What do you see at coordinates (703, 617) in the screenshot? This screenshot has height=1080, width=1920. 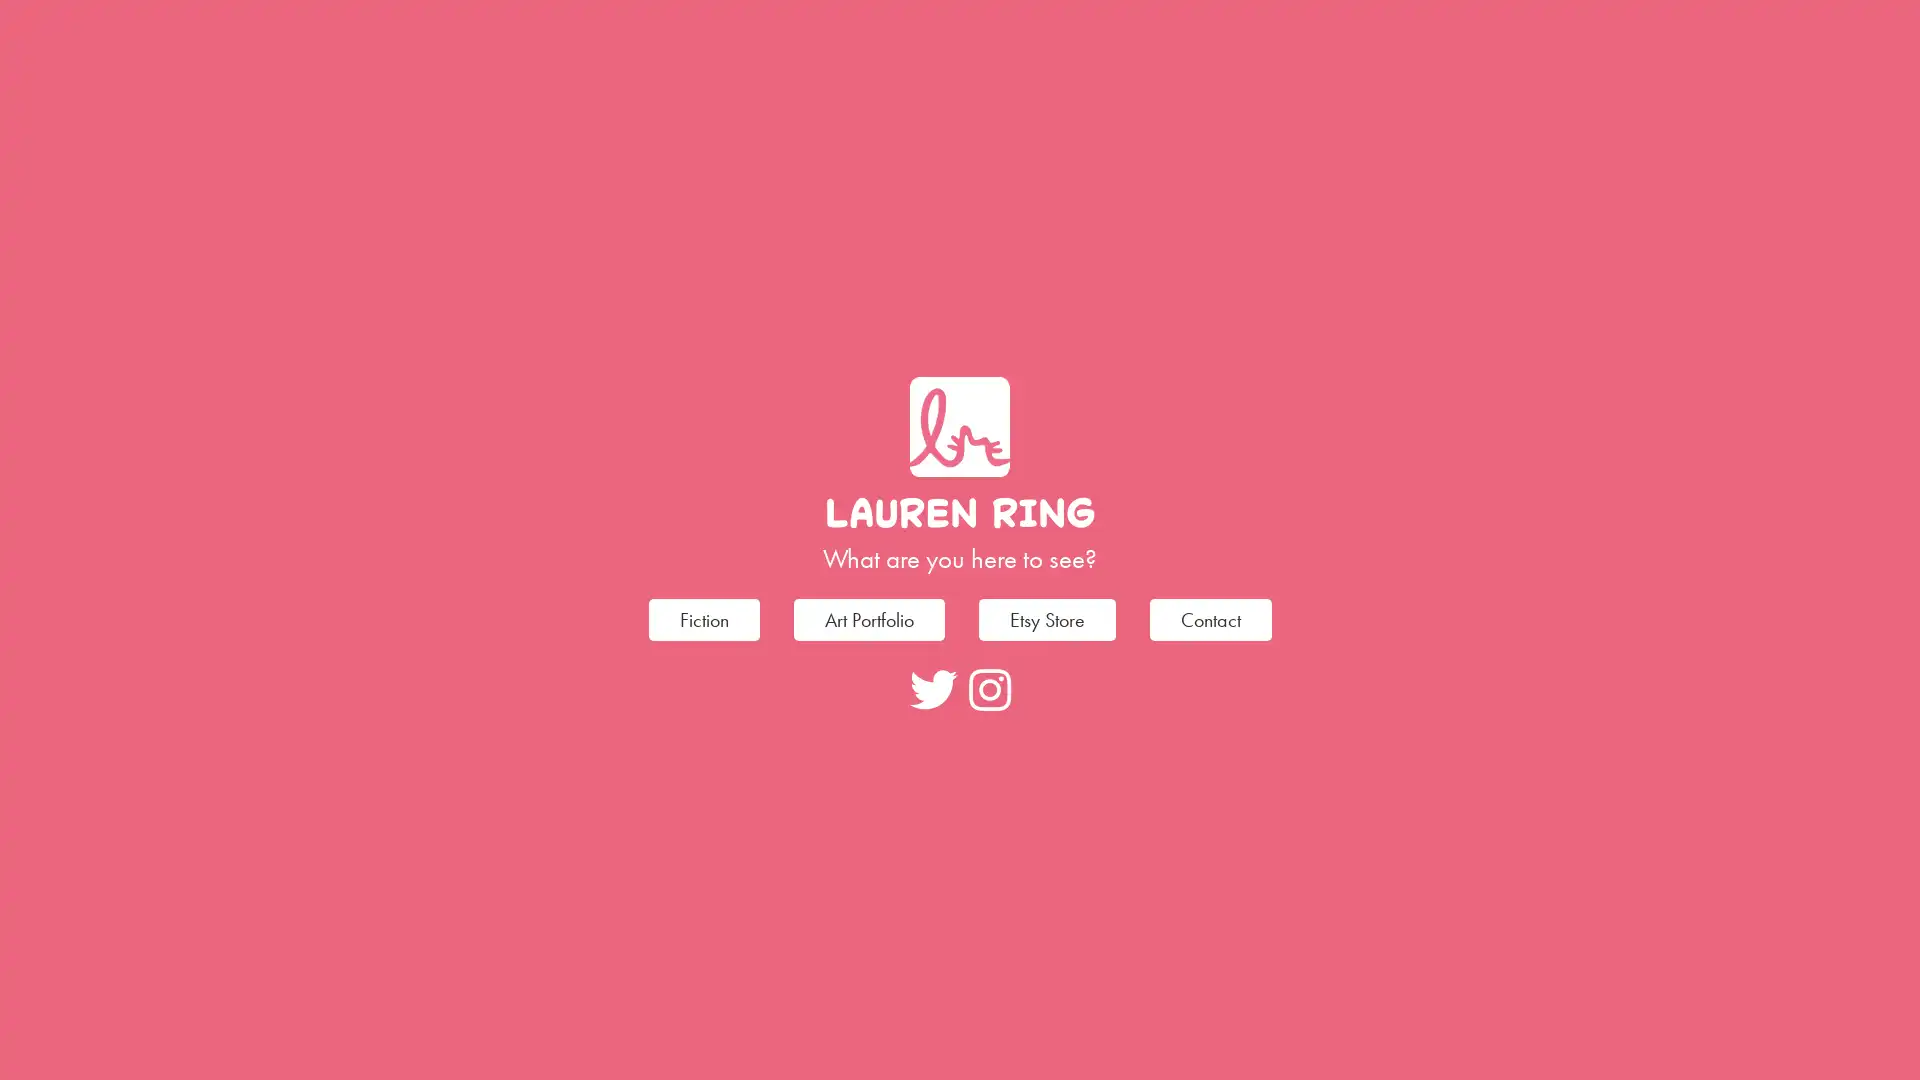 I see `Fiction` at bounding box center [703, 617].